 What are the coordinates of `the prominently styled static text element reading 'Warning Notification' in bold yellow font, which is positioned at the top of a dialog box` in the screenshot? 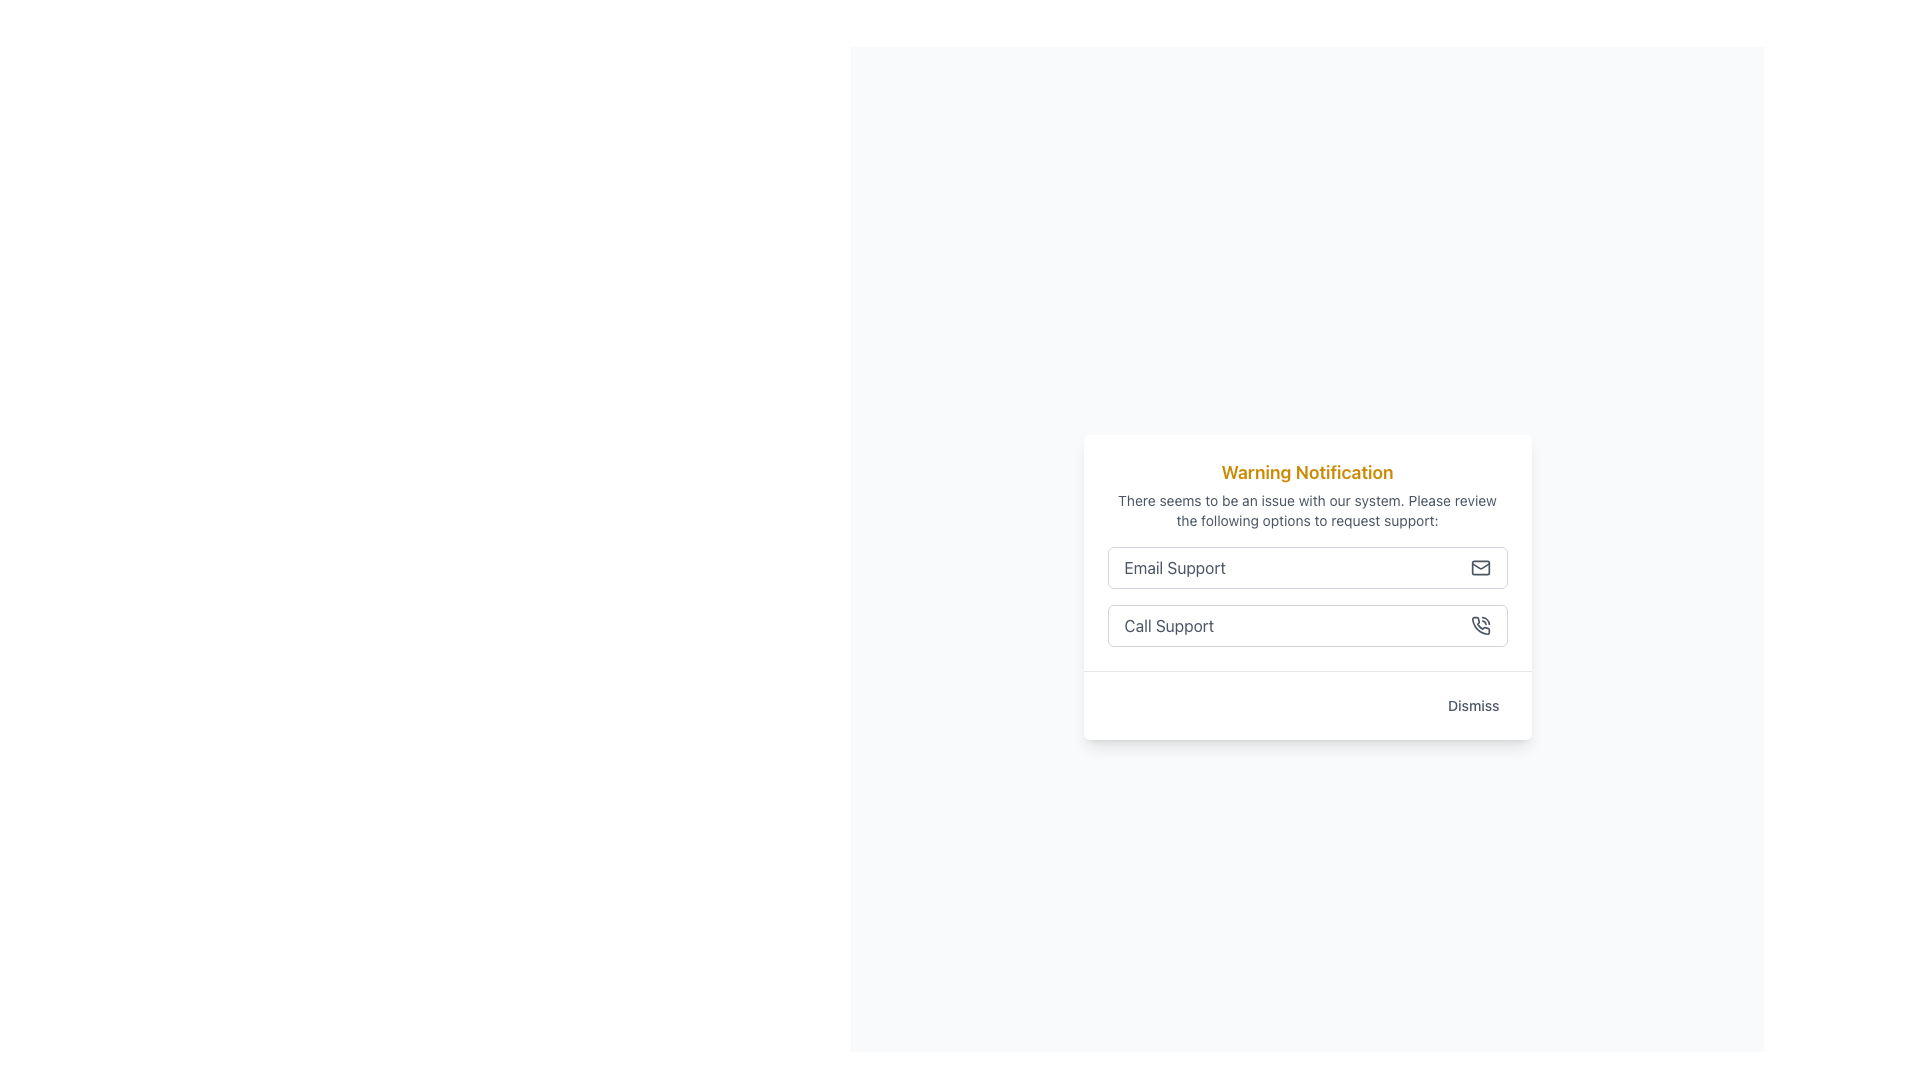 It's located at (1307, 472).